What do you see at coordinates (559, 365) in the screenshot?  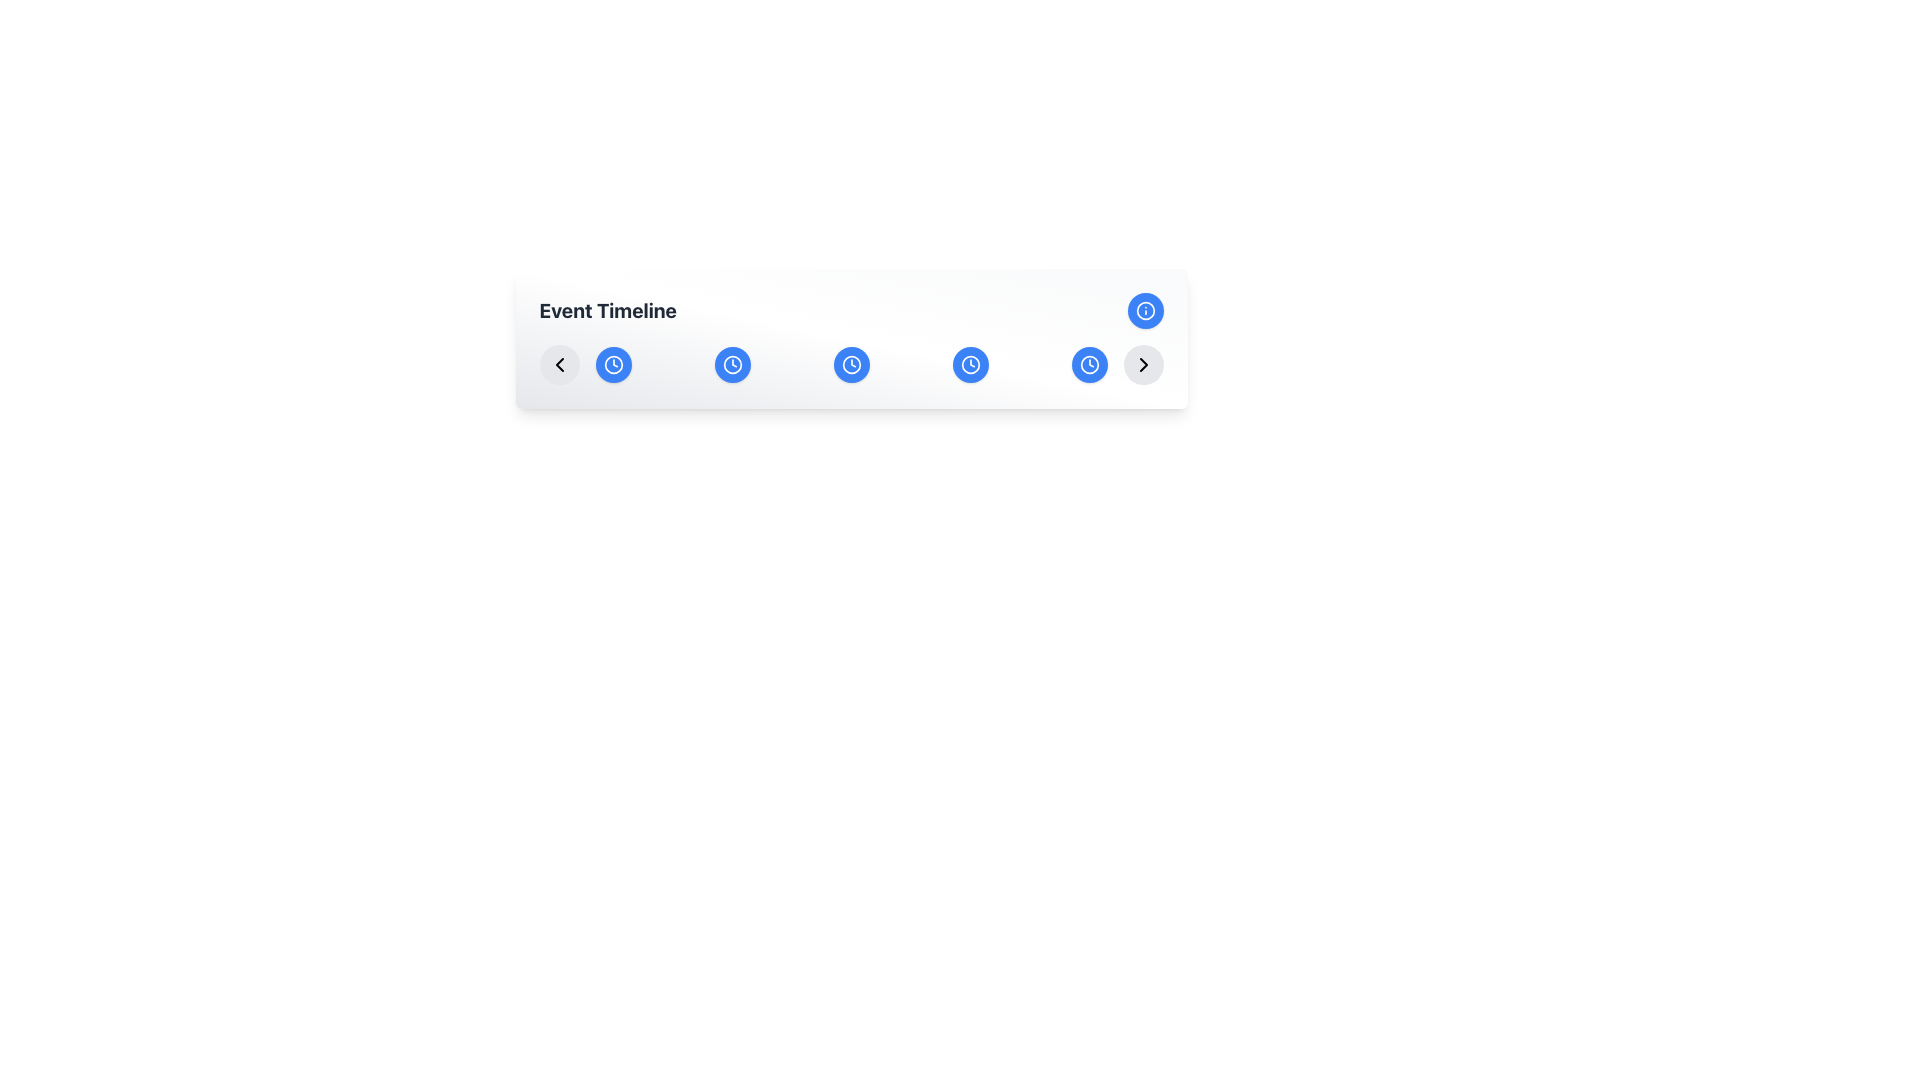 I see `the left navigation button located at the leftmost side of the row of interactive icons to navigate to the previous step in the sequence` at bounding box center [559, 365].